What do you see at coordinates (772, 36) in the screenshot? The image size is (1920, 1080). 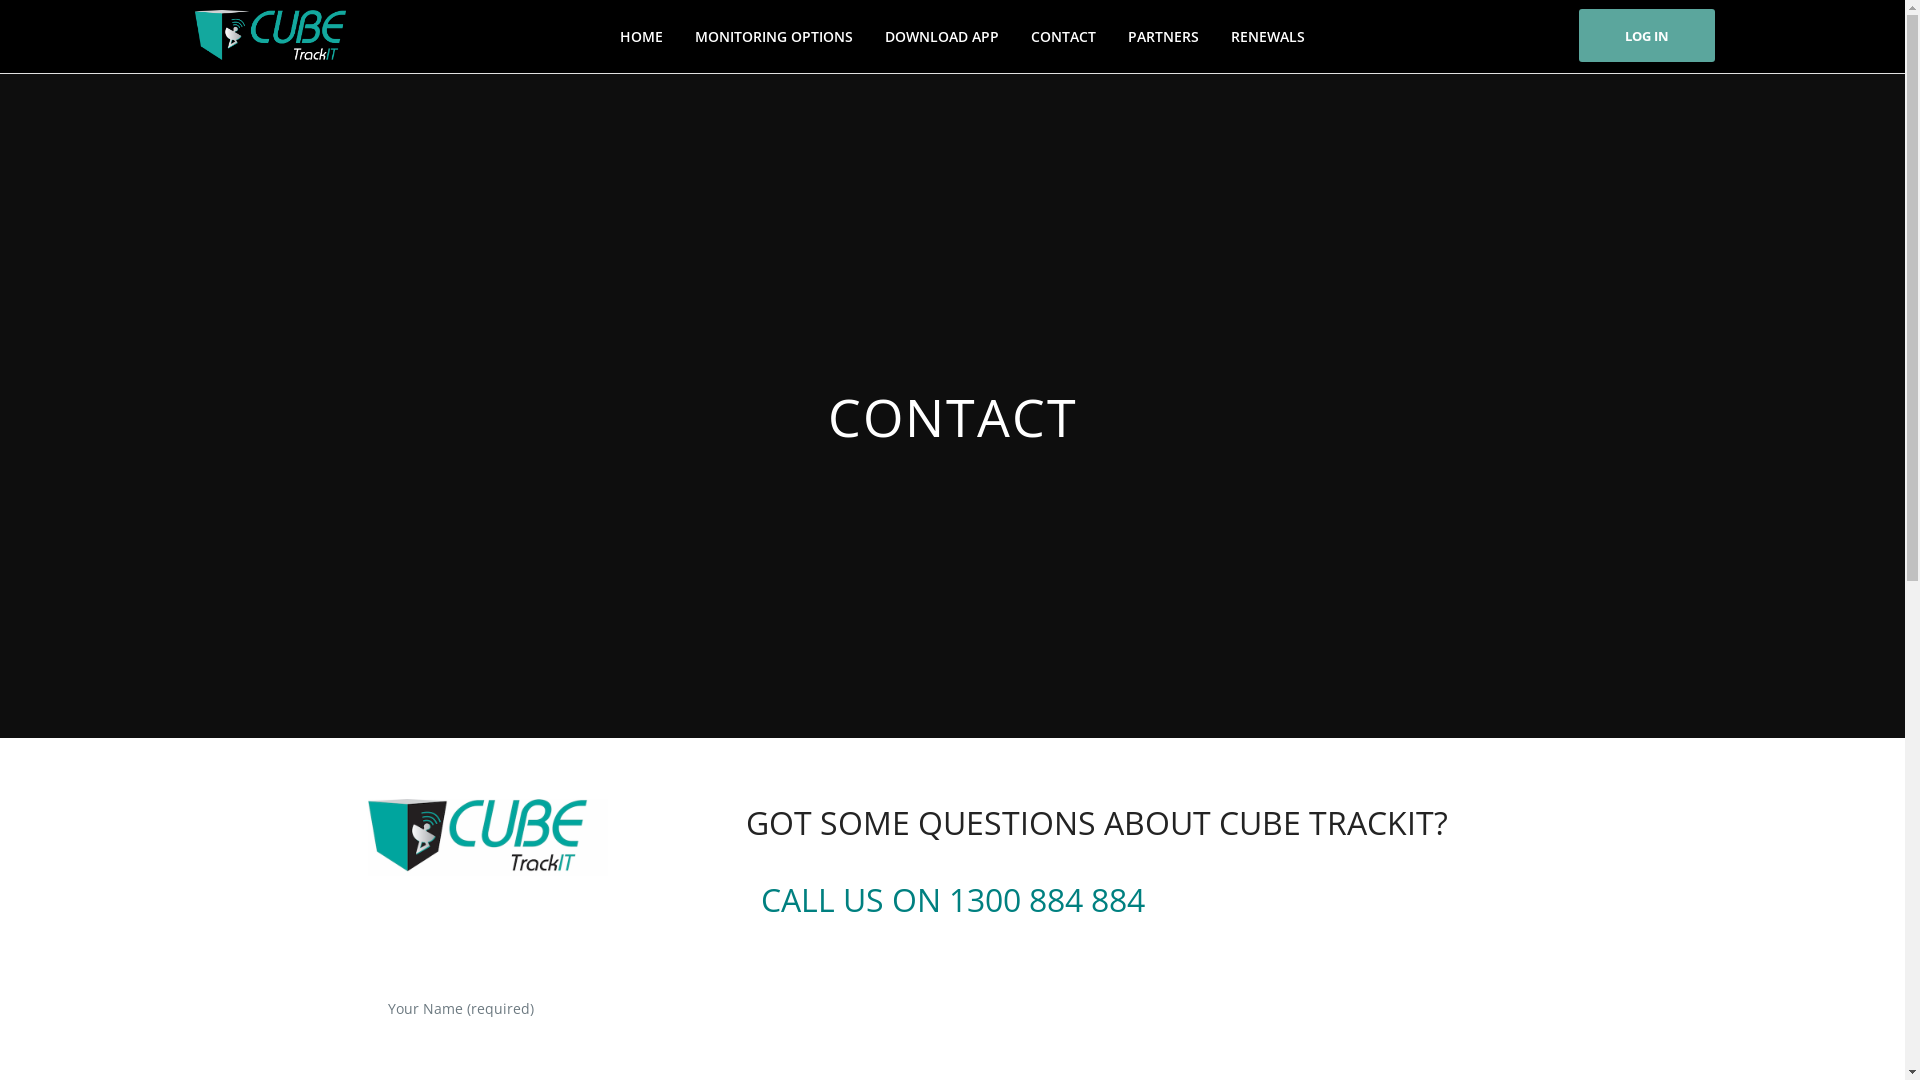 I see `'MONITORING OPTIONS'` at bounding box center [772, 36].